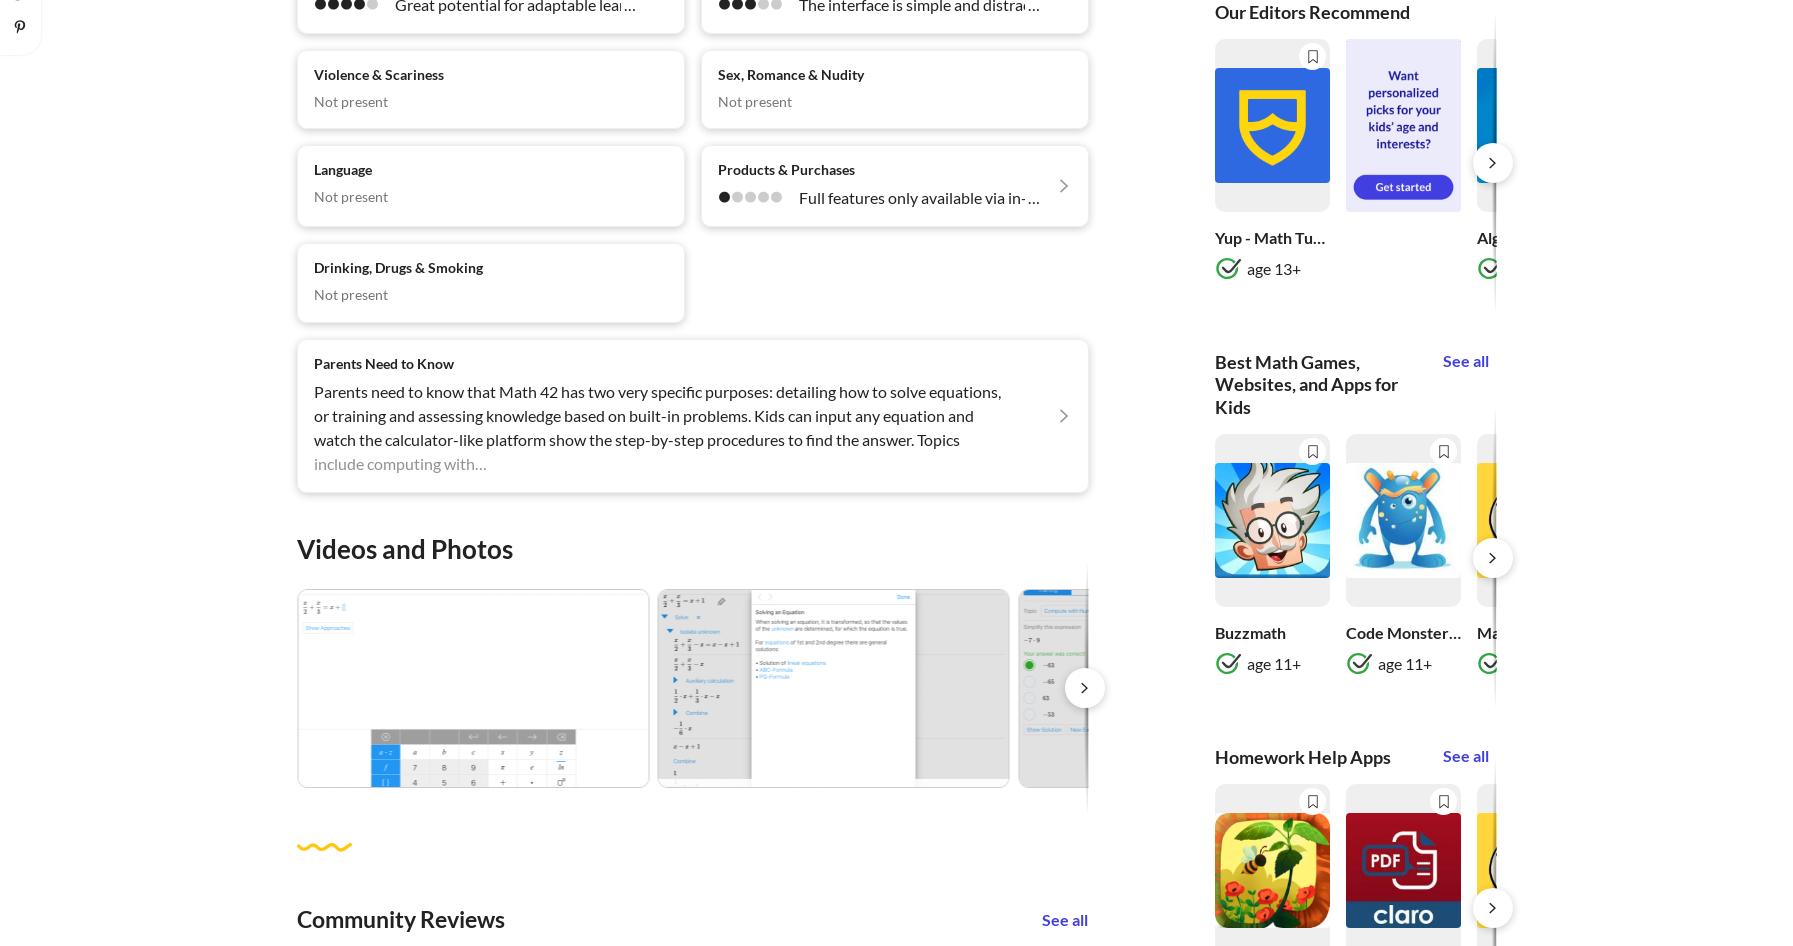  What do you see at coordinates (959, 197) in the screenshot?
I see `'Full features only available via in-app purchase.'` at bounding box center [959, 197].